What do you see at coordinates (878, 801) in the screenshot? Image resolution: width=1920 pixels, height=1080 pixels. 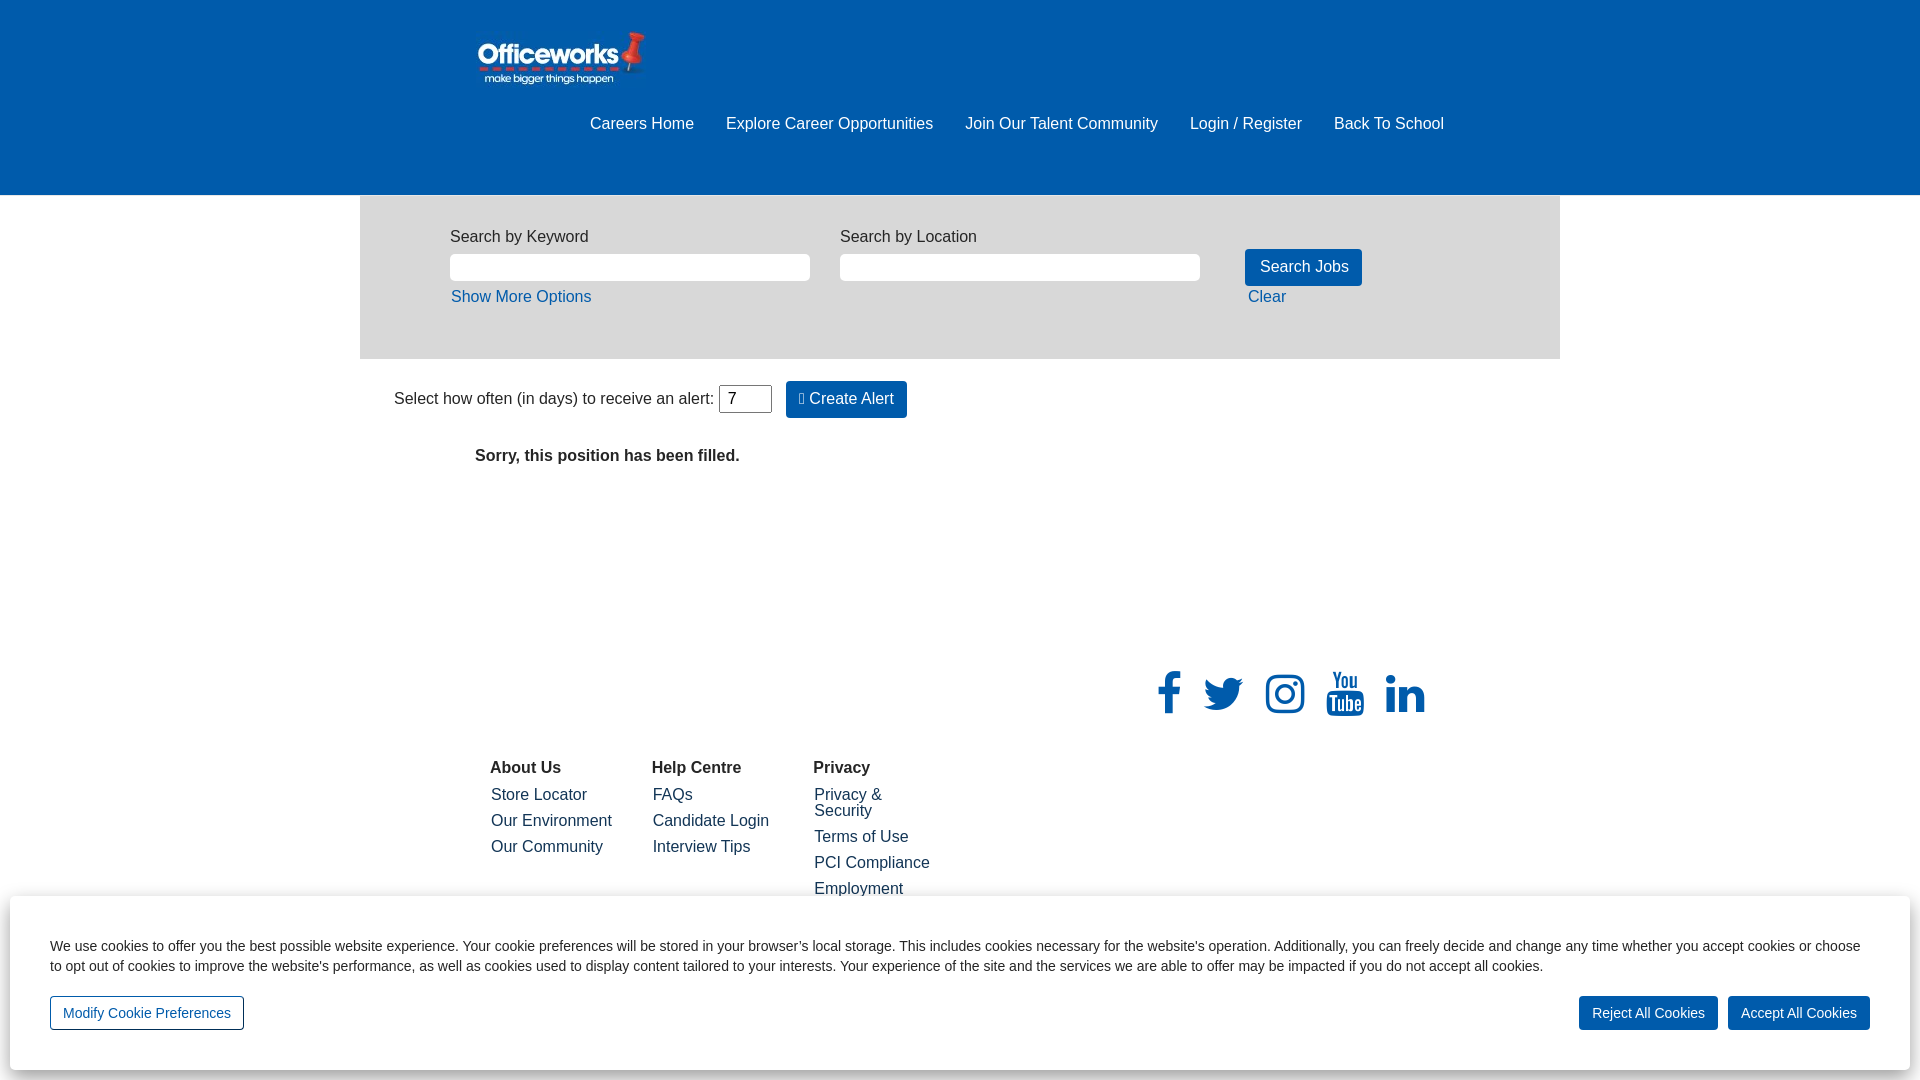 I see `'Privacy & Security'` at bounding box center [878, 801].